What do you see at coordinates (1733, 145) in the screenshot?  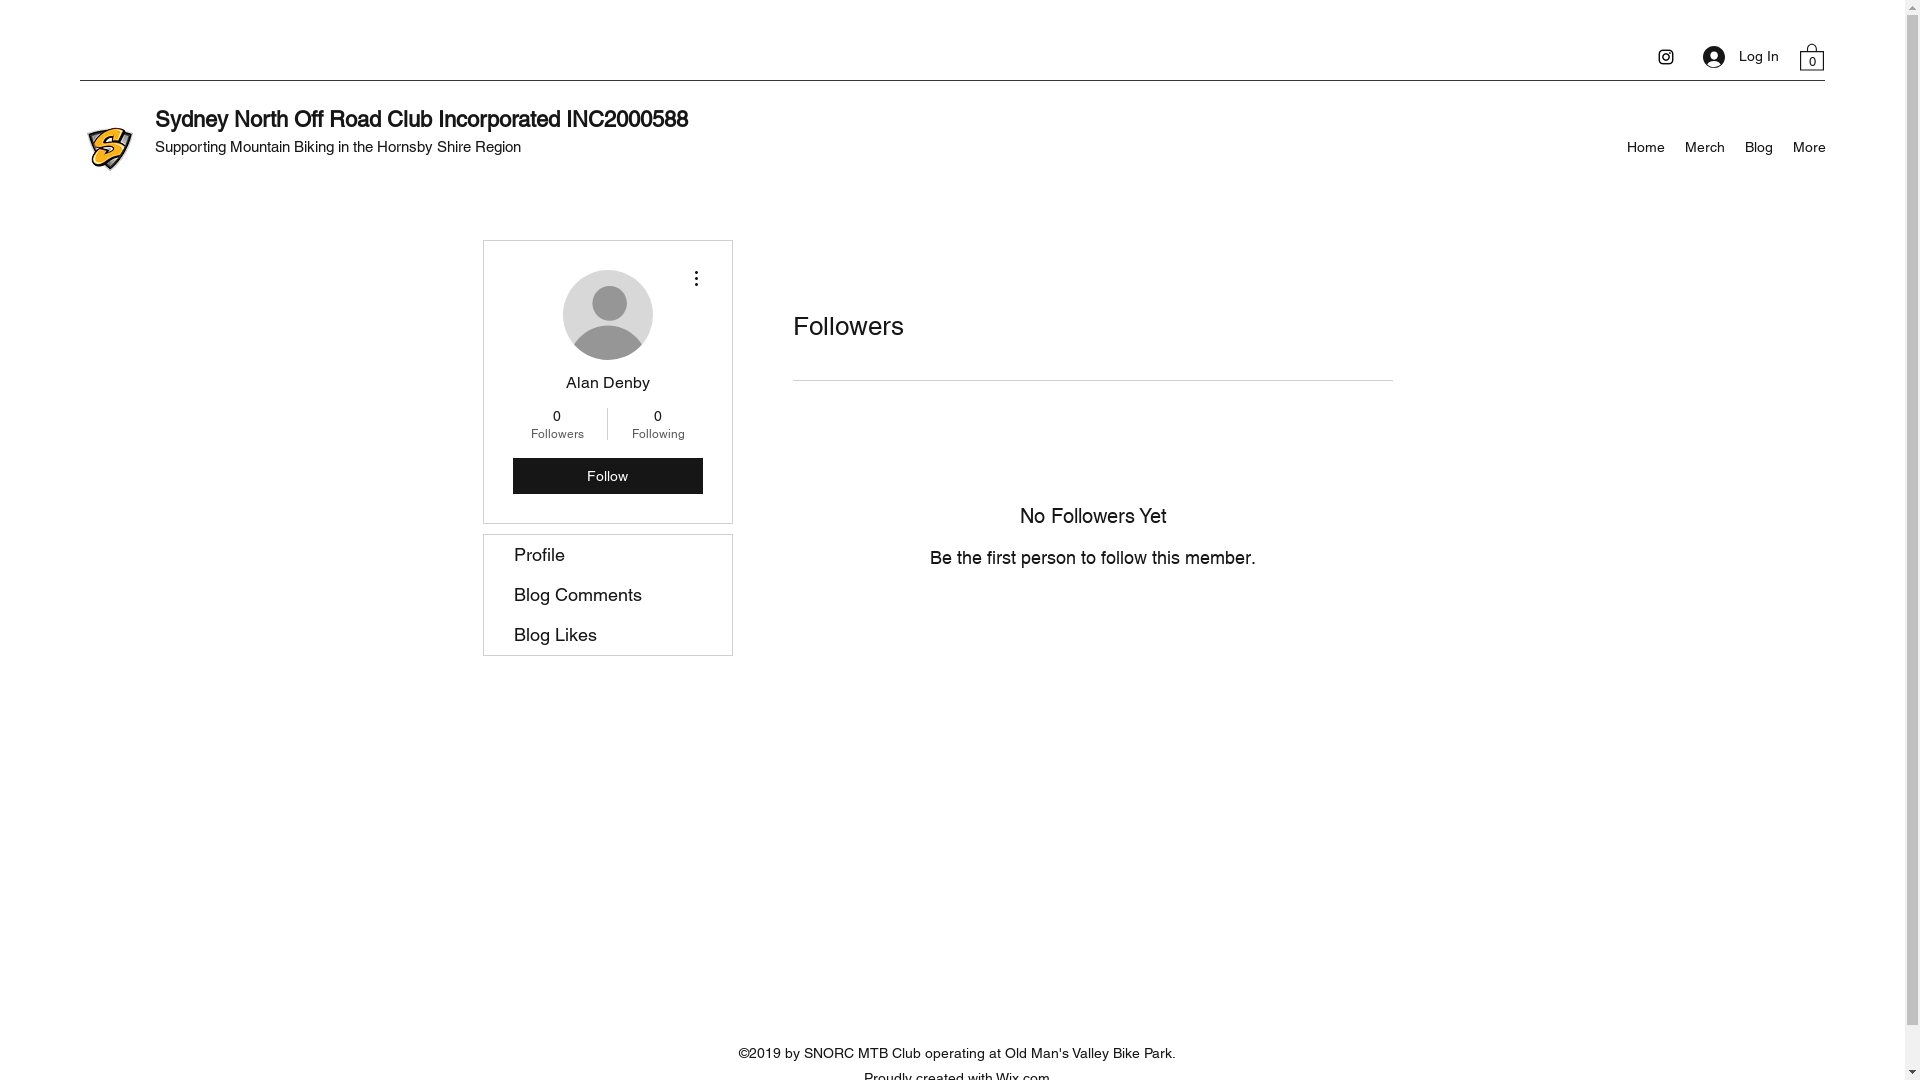 I see `'Blog'` at bounding box center [1733, 145].